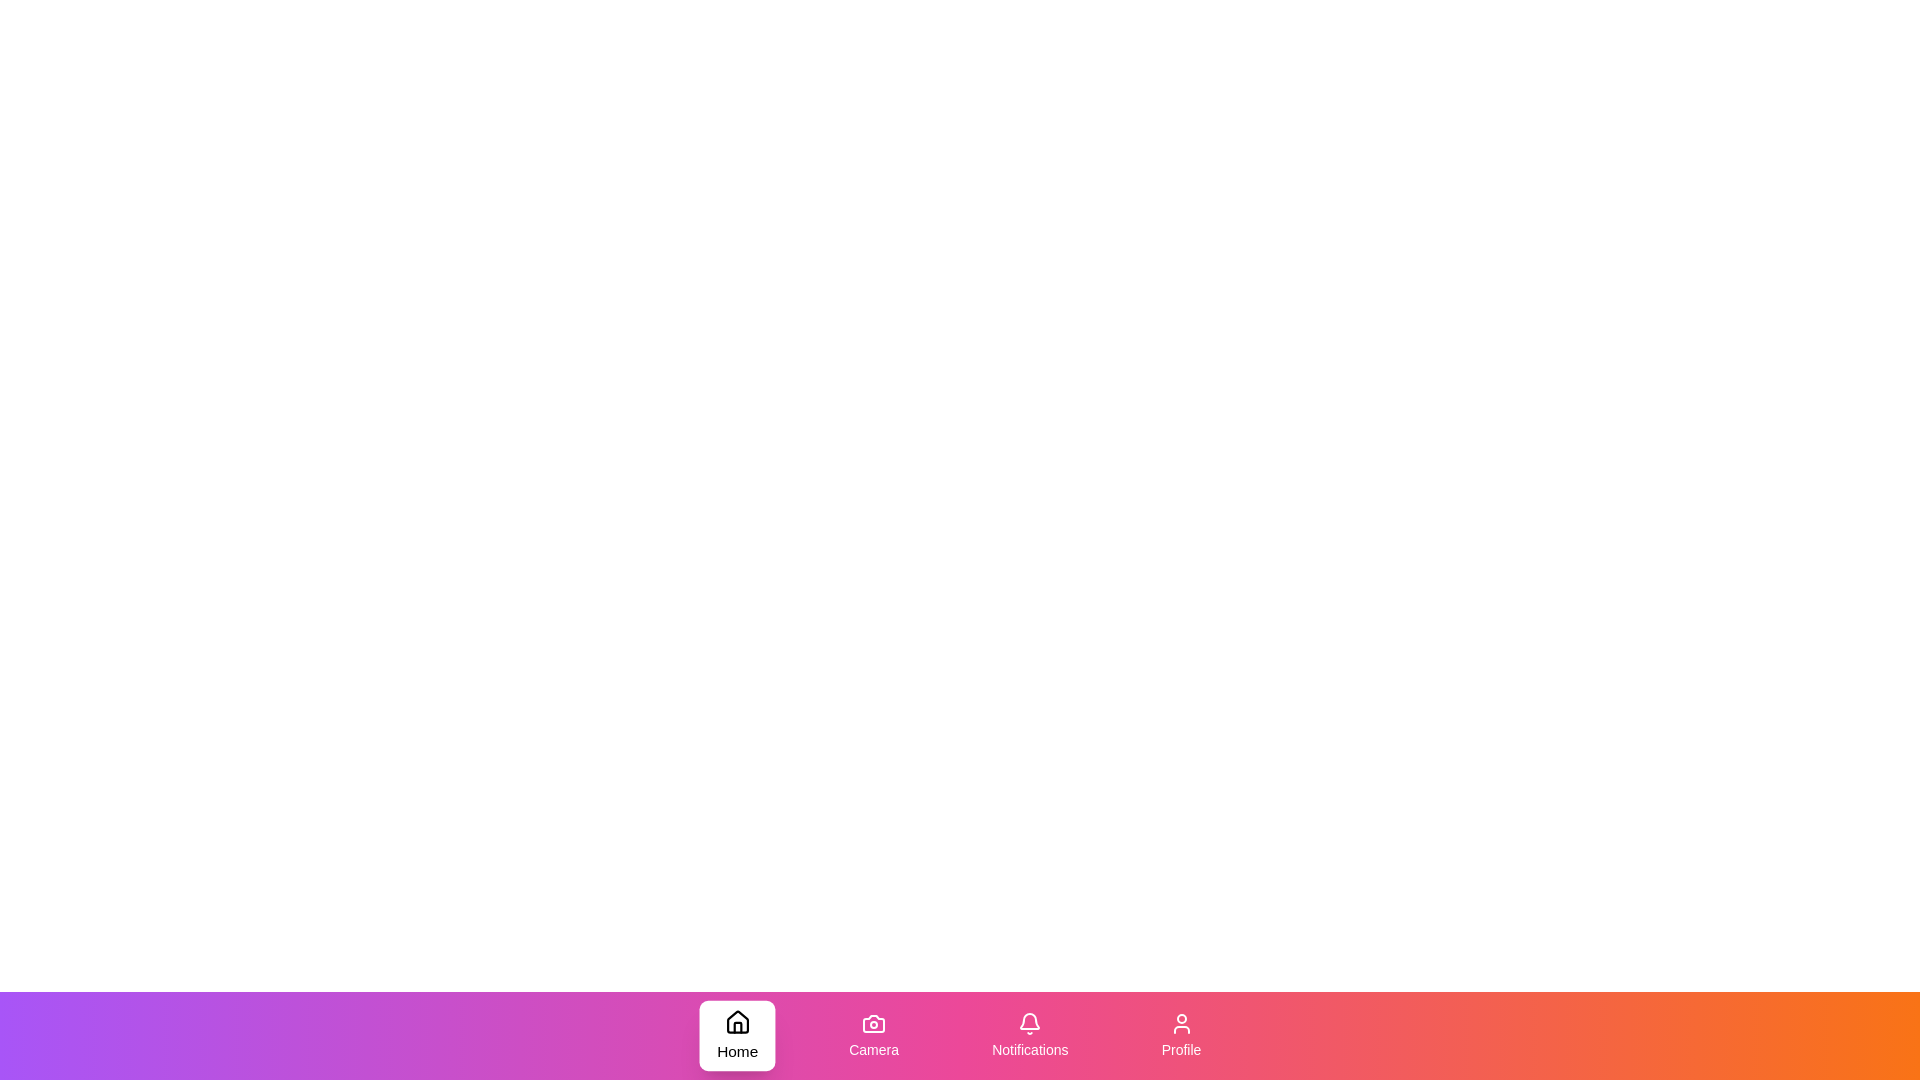 This screenshot has width=1920, height=1080. Describe the element at coordinates (1180, 1035) in the screenshot. I see `the Profile tab in the bottom navigation bar` at that location.